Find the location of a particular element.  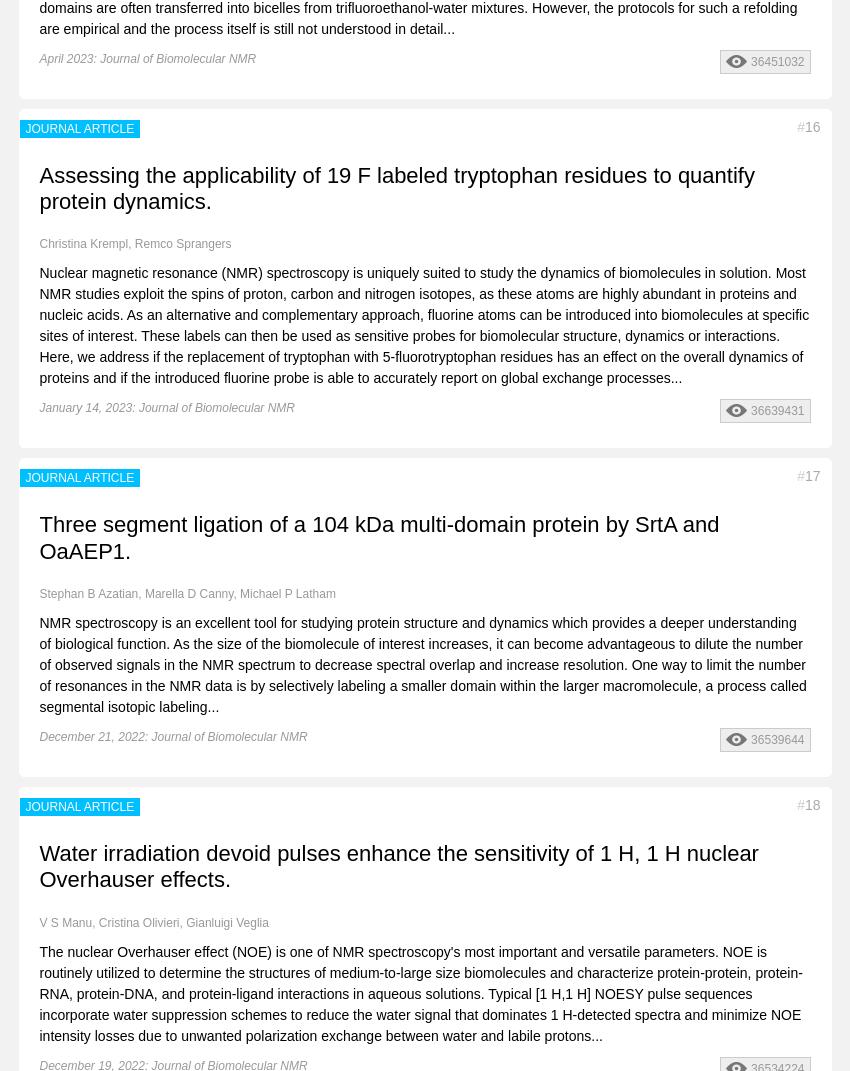

'January 14, 2023: Journal of Biomolecular NMR' is located at coordinates (166, 408).